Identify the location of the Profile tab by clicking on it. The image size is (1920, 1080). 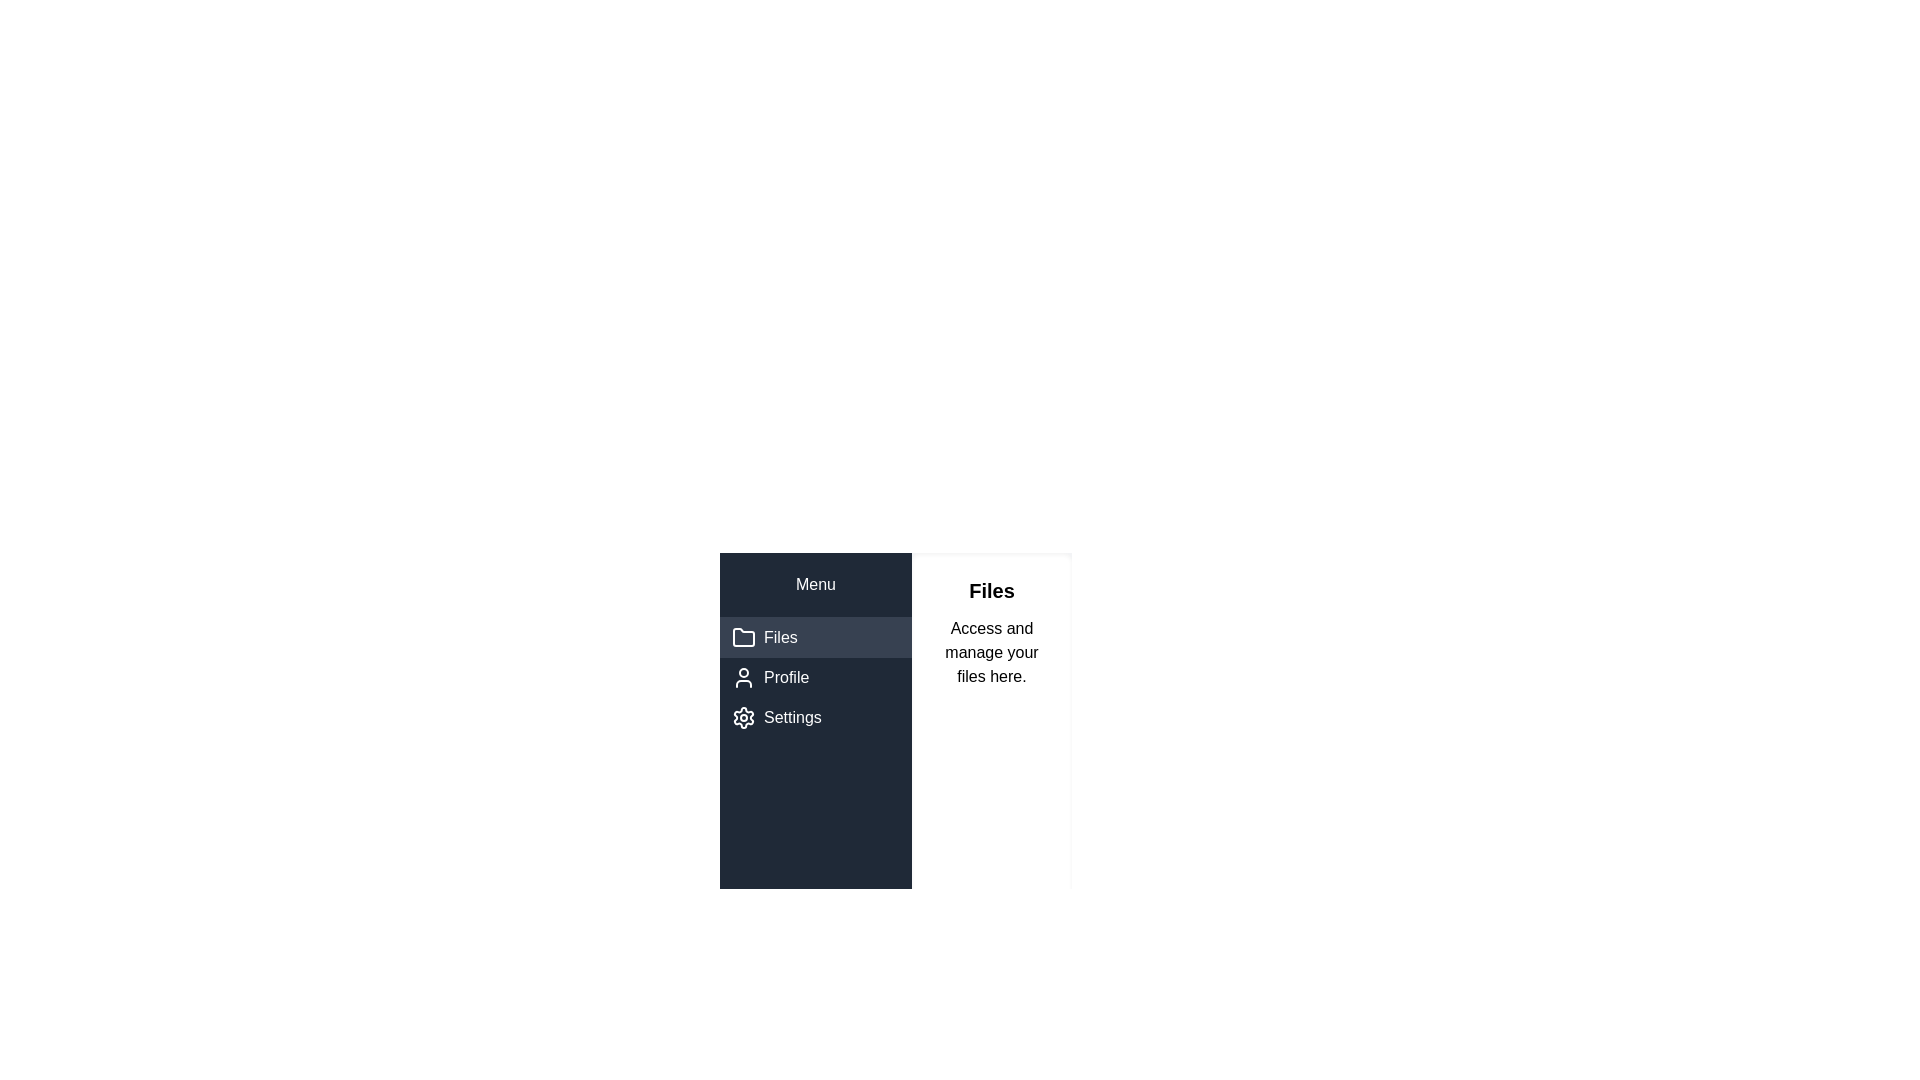
(816, 677).